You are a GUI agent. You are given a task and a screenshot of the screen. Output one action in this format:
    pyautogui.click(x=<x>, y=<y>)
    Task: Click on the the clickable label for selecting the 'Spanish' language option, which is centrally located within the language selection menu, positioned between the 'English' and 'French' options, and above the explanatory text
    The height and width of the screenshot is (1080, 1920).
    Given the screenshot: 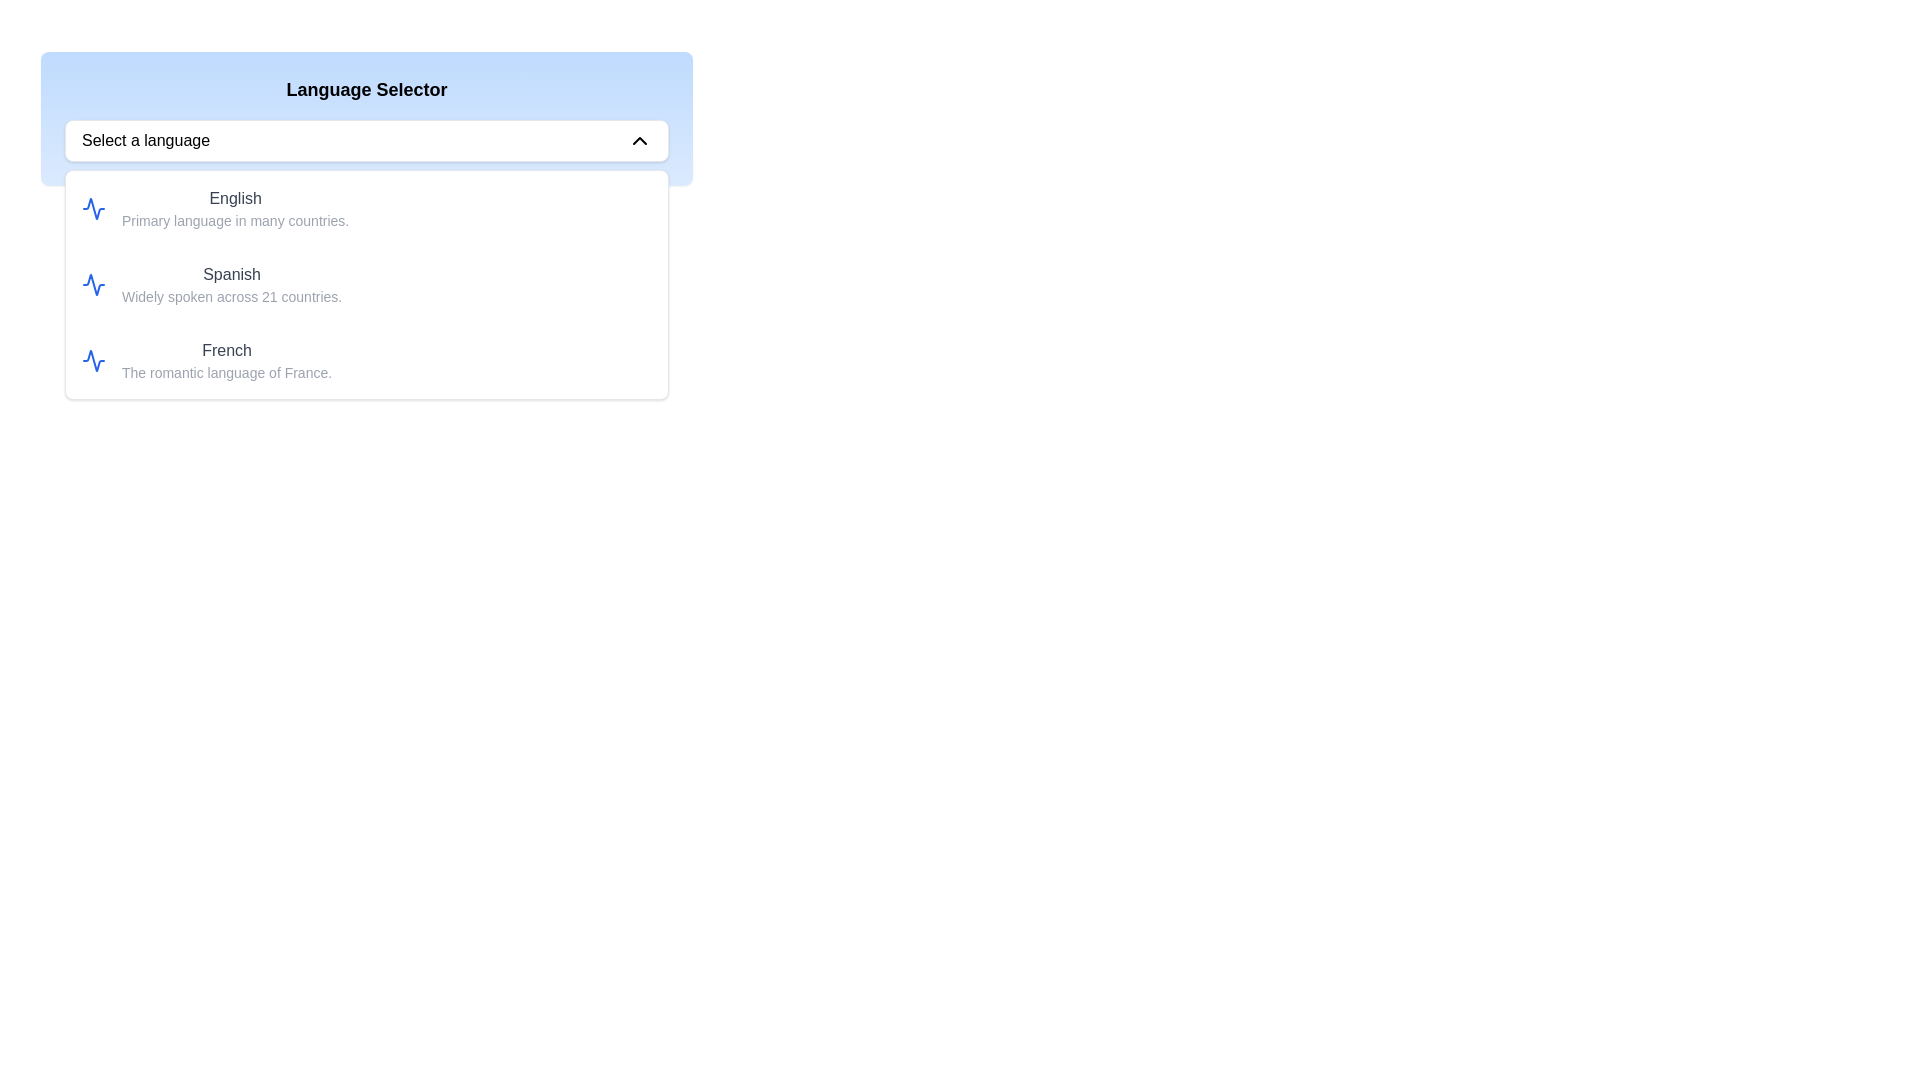 What is the action you would take?
    pyautogui.click(x=232, y=274)
    